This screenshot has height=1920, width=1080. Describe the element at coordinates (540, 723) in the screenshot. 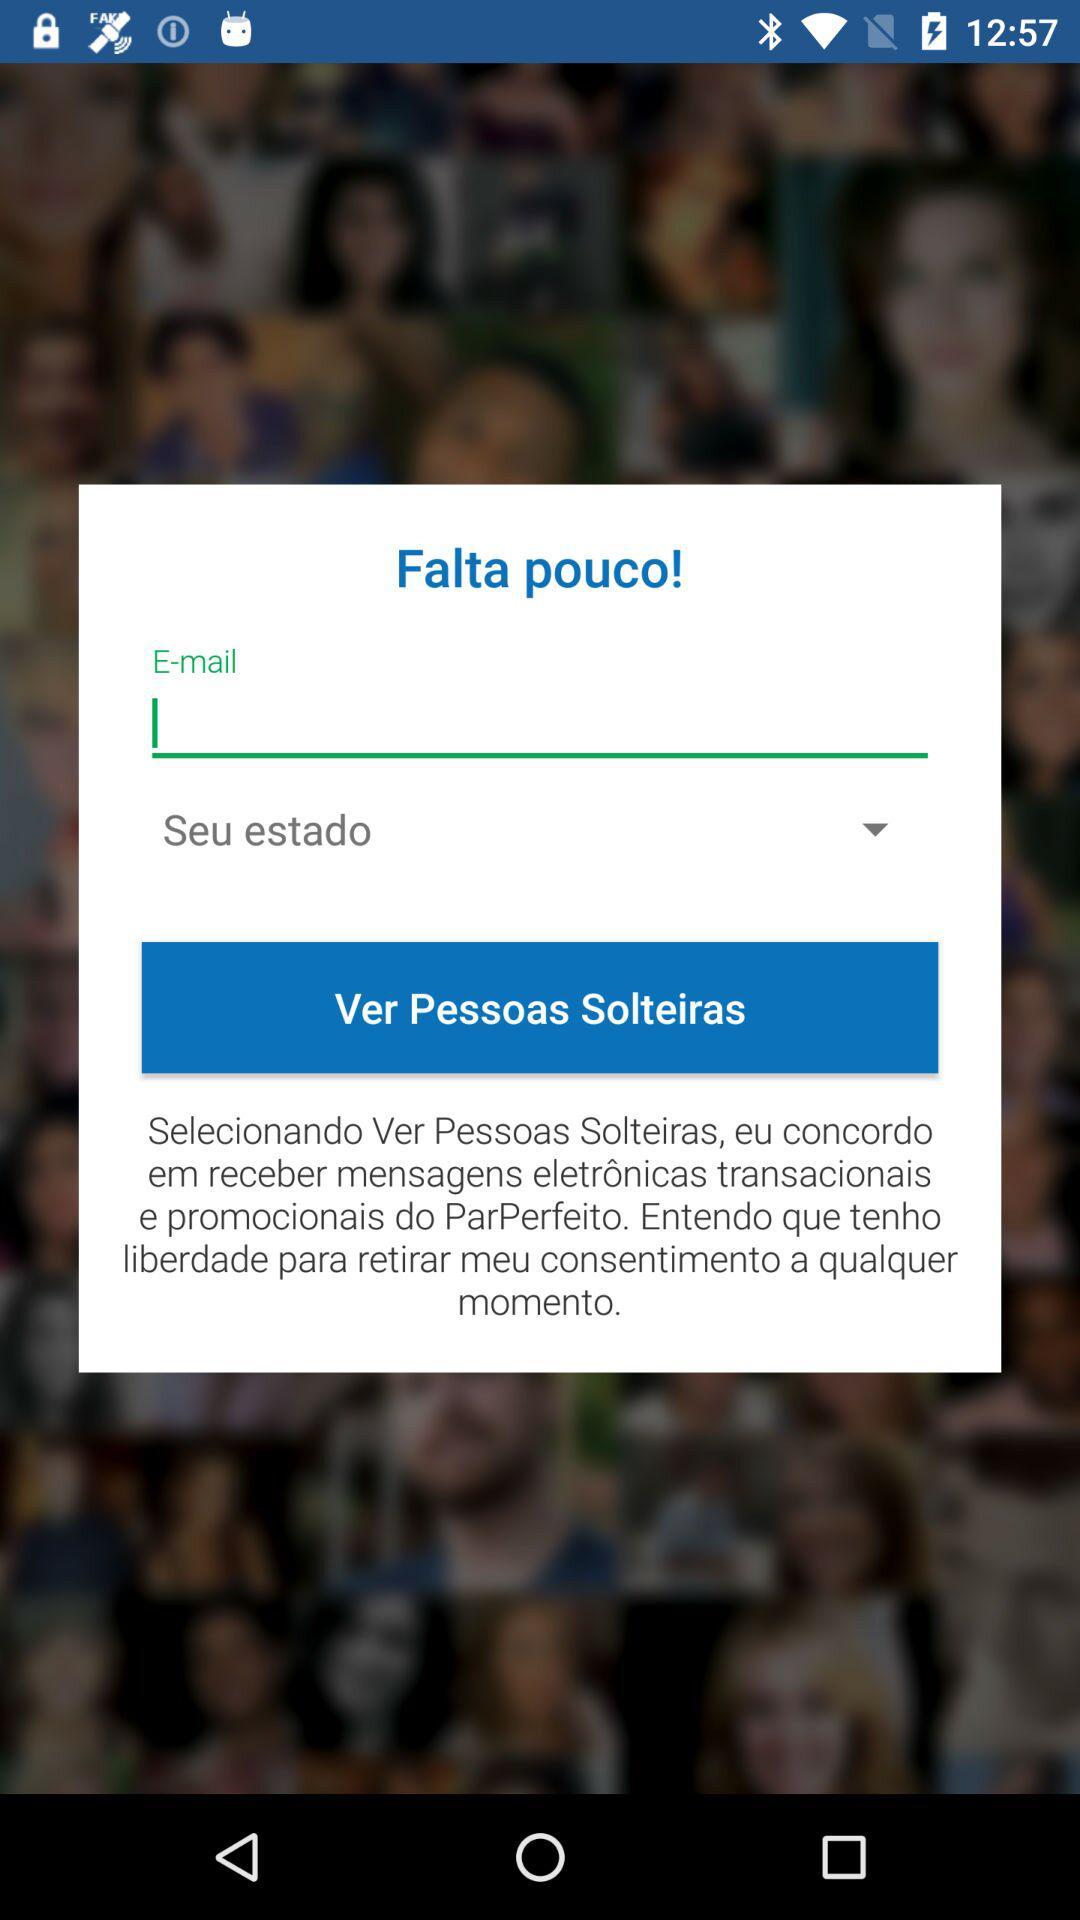

I see `e-mail` at that location.